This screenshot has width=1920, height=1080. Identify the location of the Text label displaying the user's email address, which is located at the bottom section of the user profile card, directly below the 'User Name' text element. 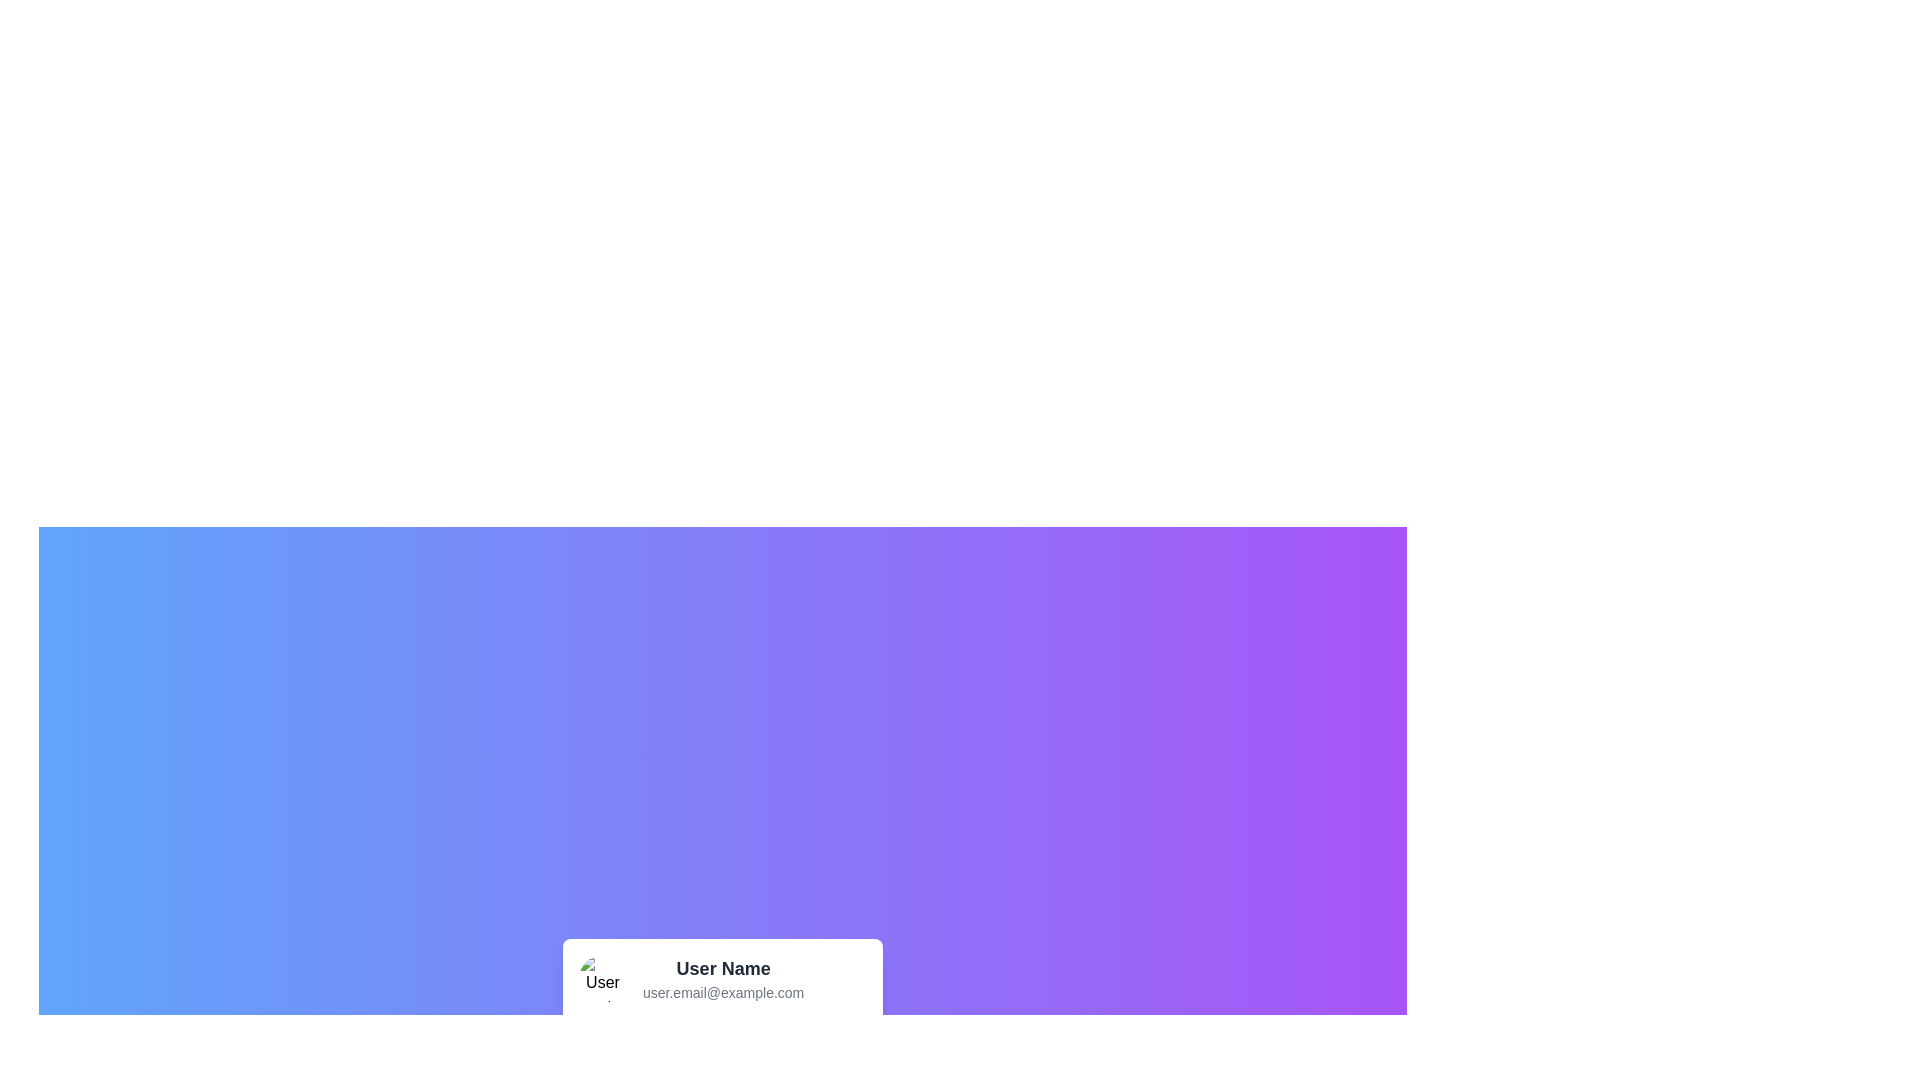
(722, 992).